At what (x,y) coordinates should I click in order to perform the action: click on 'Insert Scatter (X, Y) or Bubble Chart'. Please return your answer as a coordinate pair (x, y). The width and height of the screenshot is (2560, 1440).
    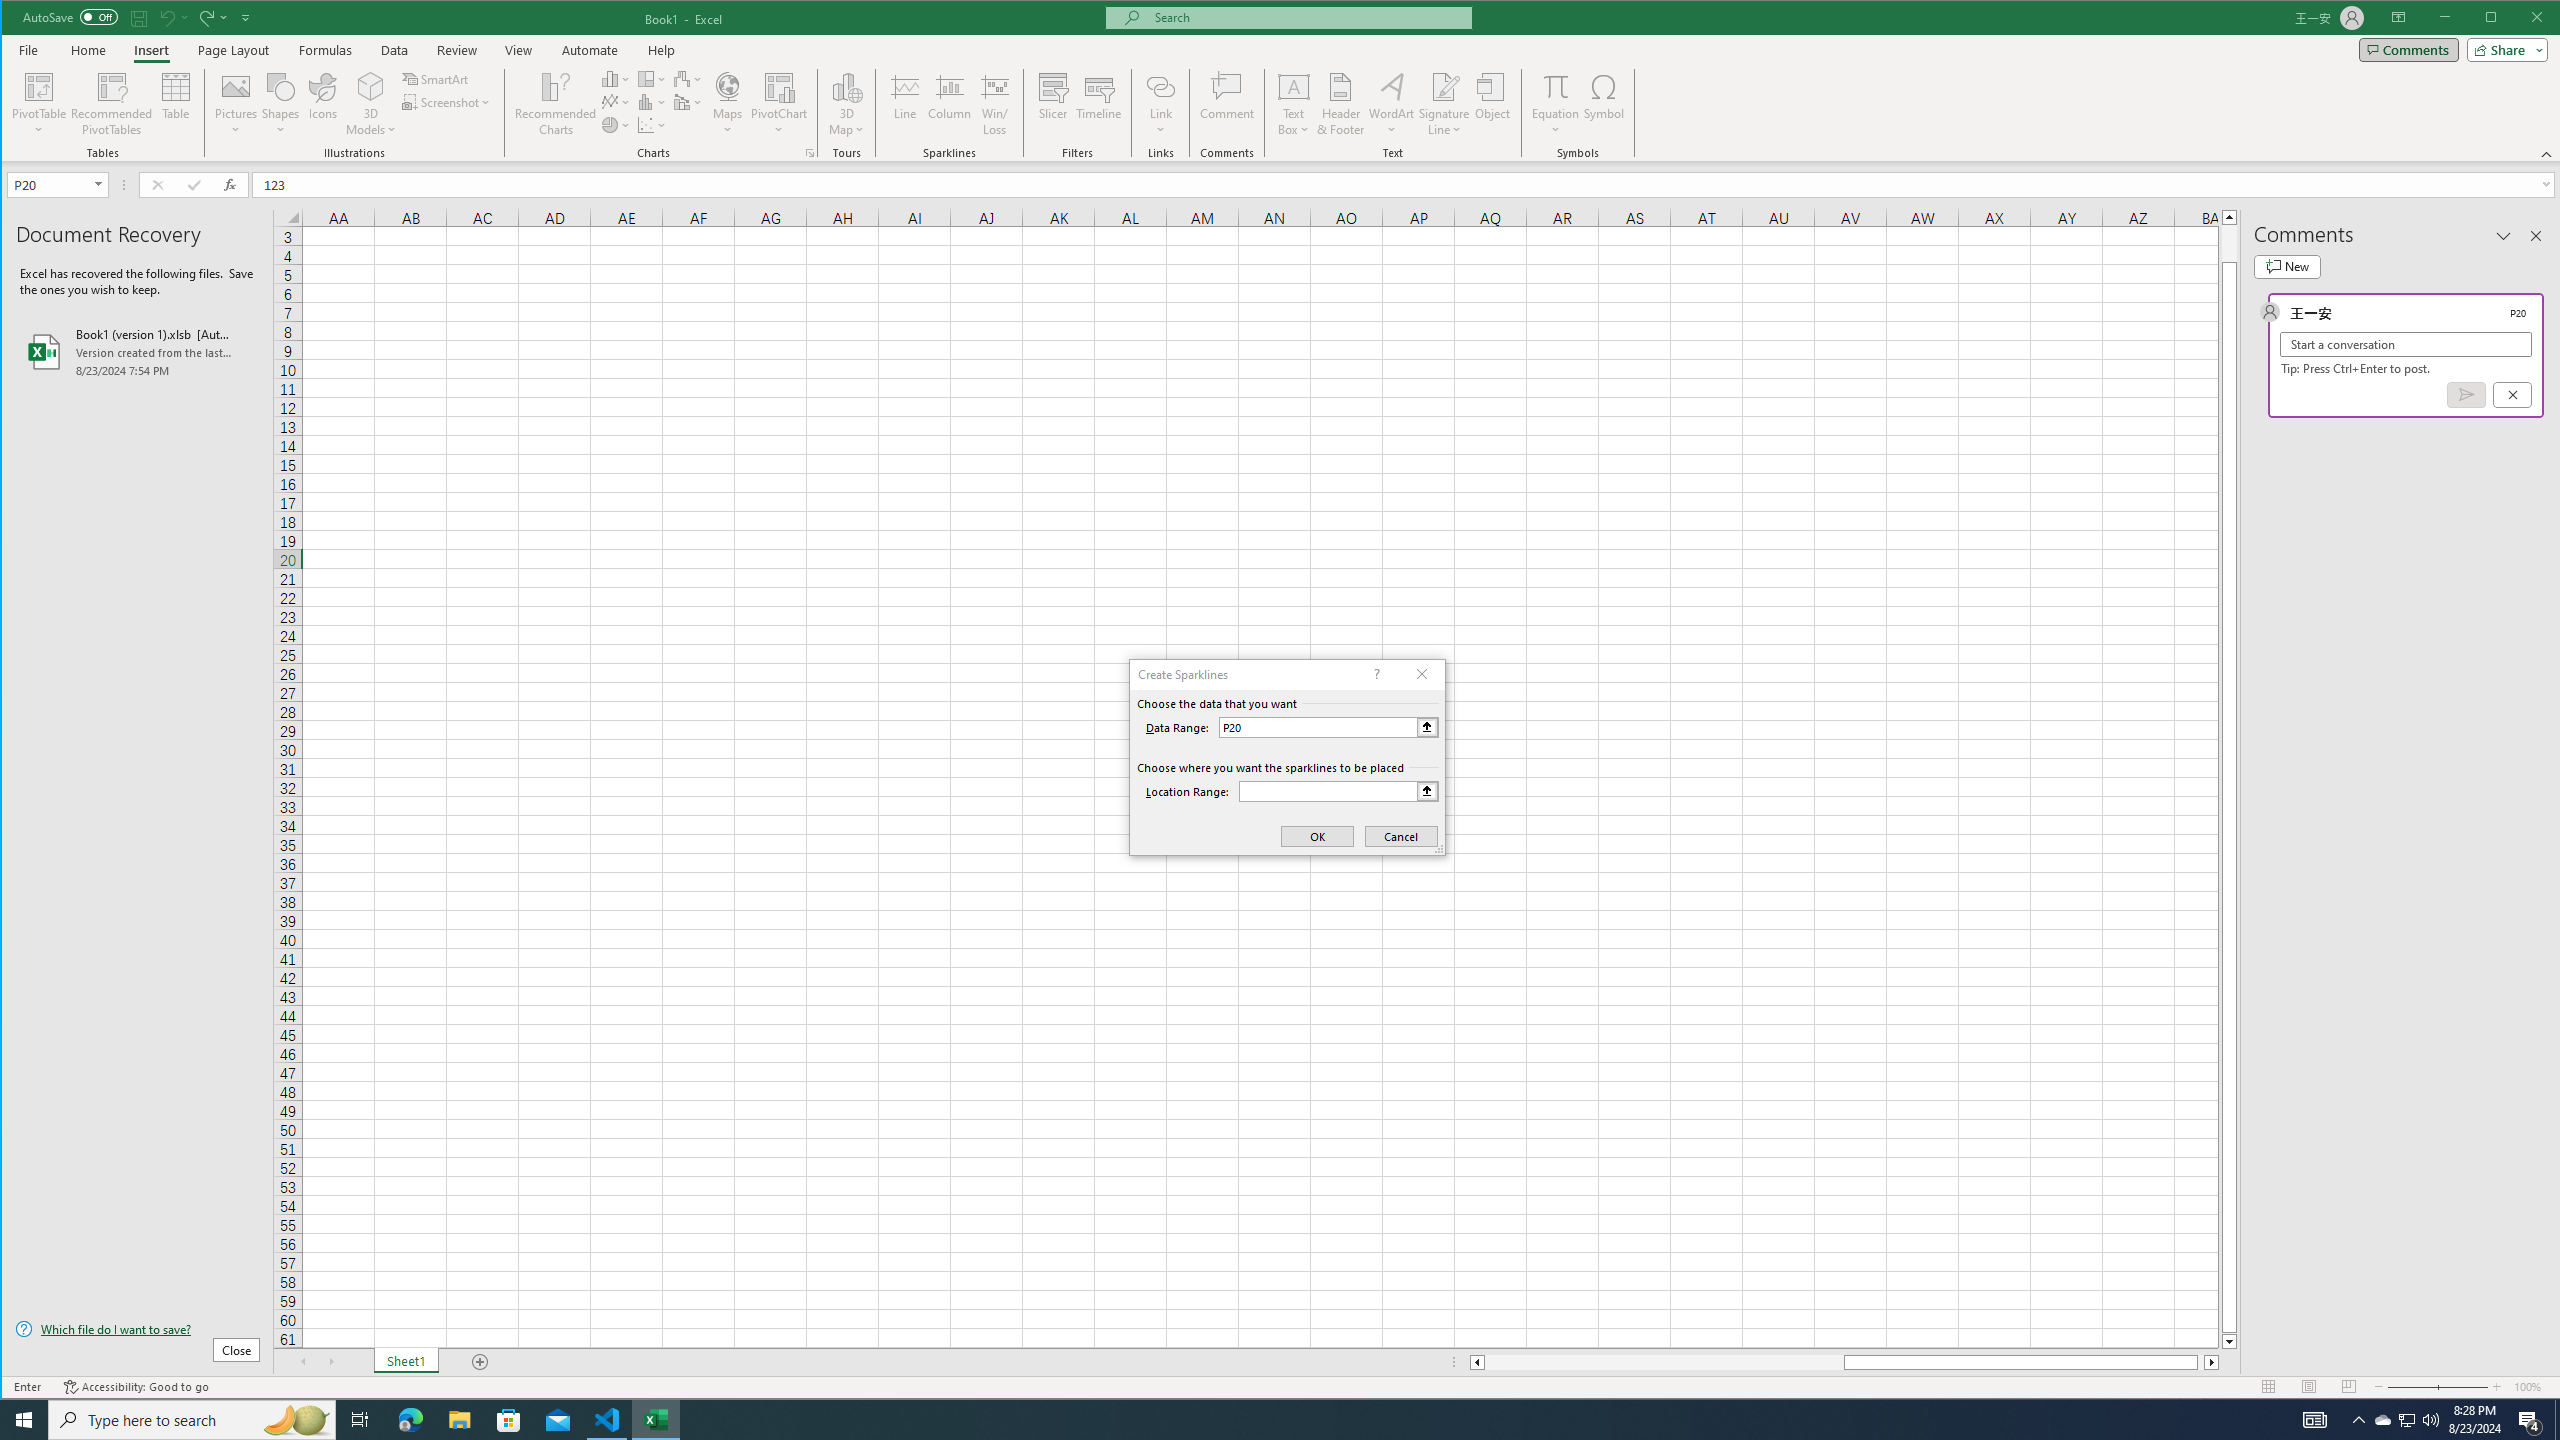
    Looking at the image, I should click on (652, 125).